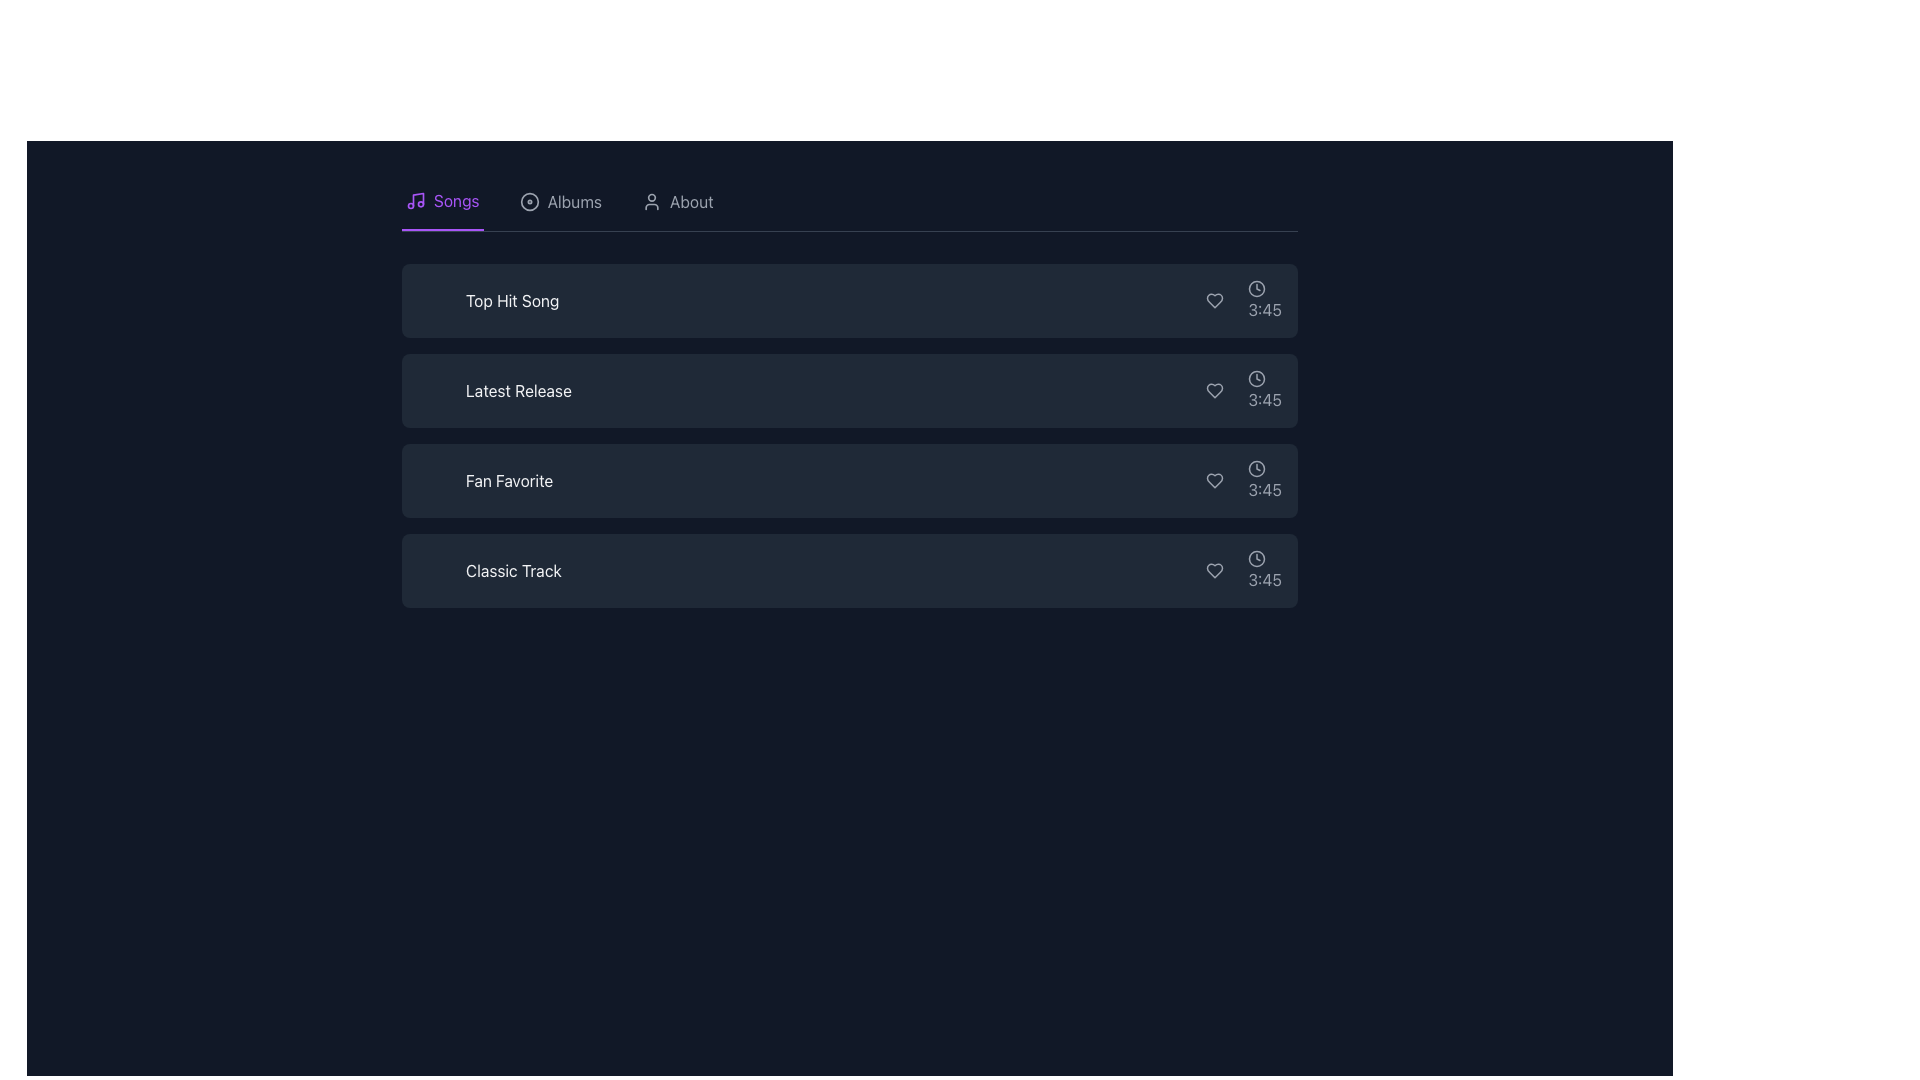 The width and height of the screenshot is (1920, 1080). What do you see at coordinates (1256, 559) in the screenshot?
I see `the clock icon located at the far-right side of the last item in a vertically stacked list, adjacent to the '3:45' text` at bounding box center [1256, 559].